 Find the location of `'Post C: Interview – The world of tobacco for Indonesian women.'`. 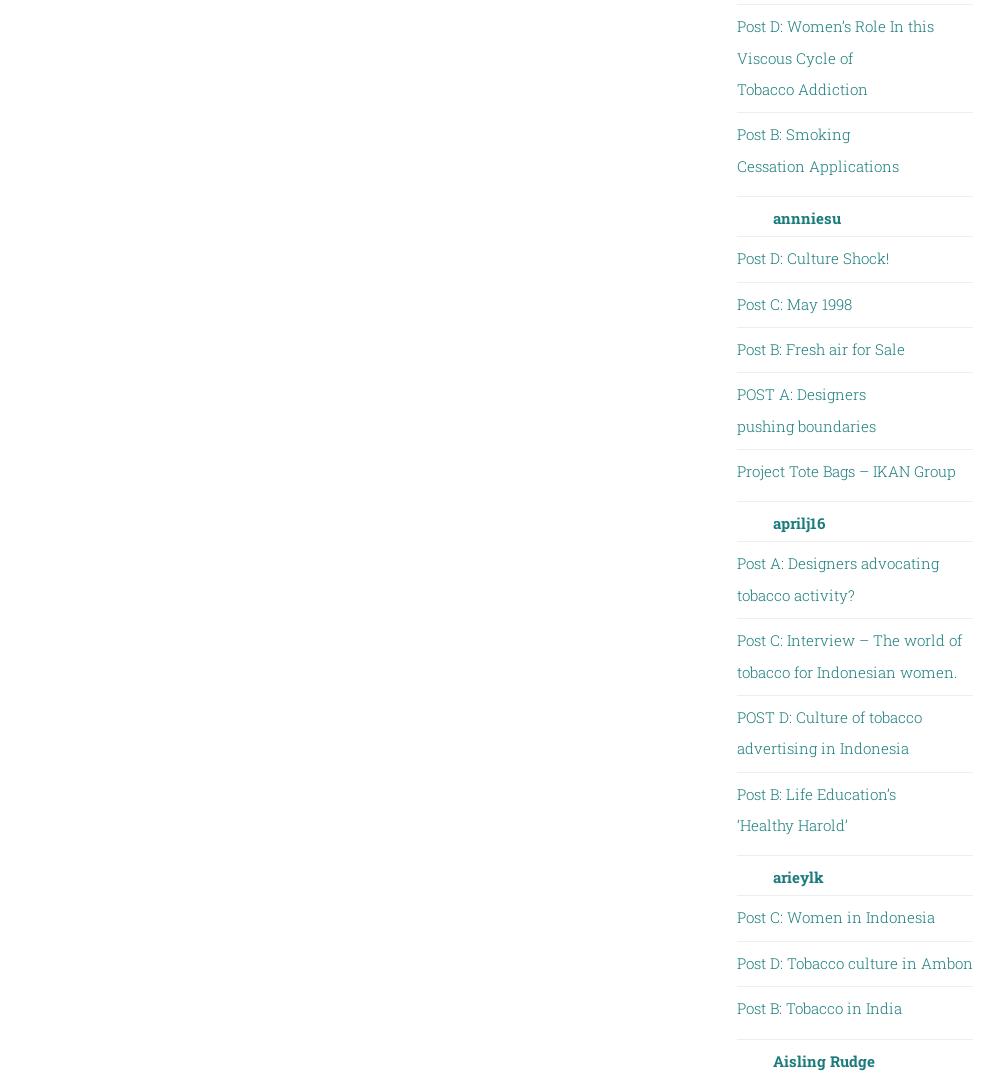

'Post C: Interview – The world of tobacco for Indonesian women.' is located at coordinates (847, 654).